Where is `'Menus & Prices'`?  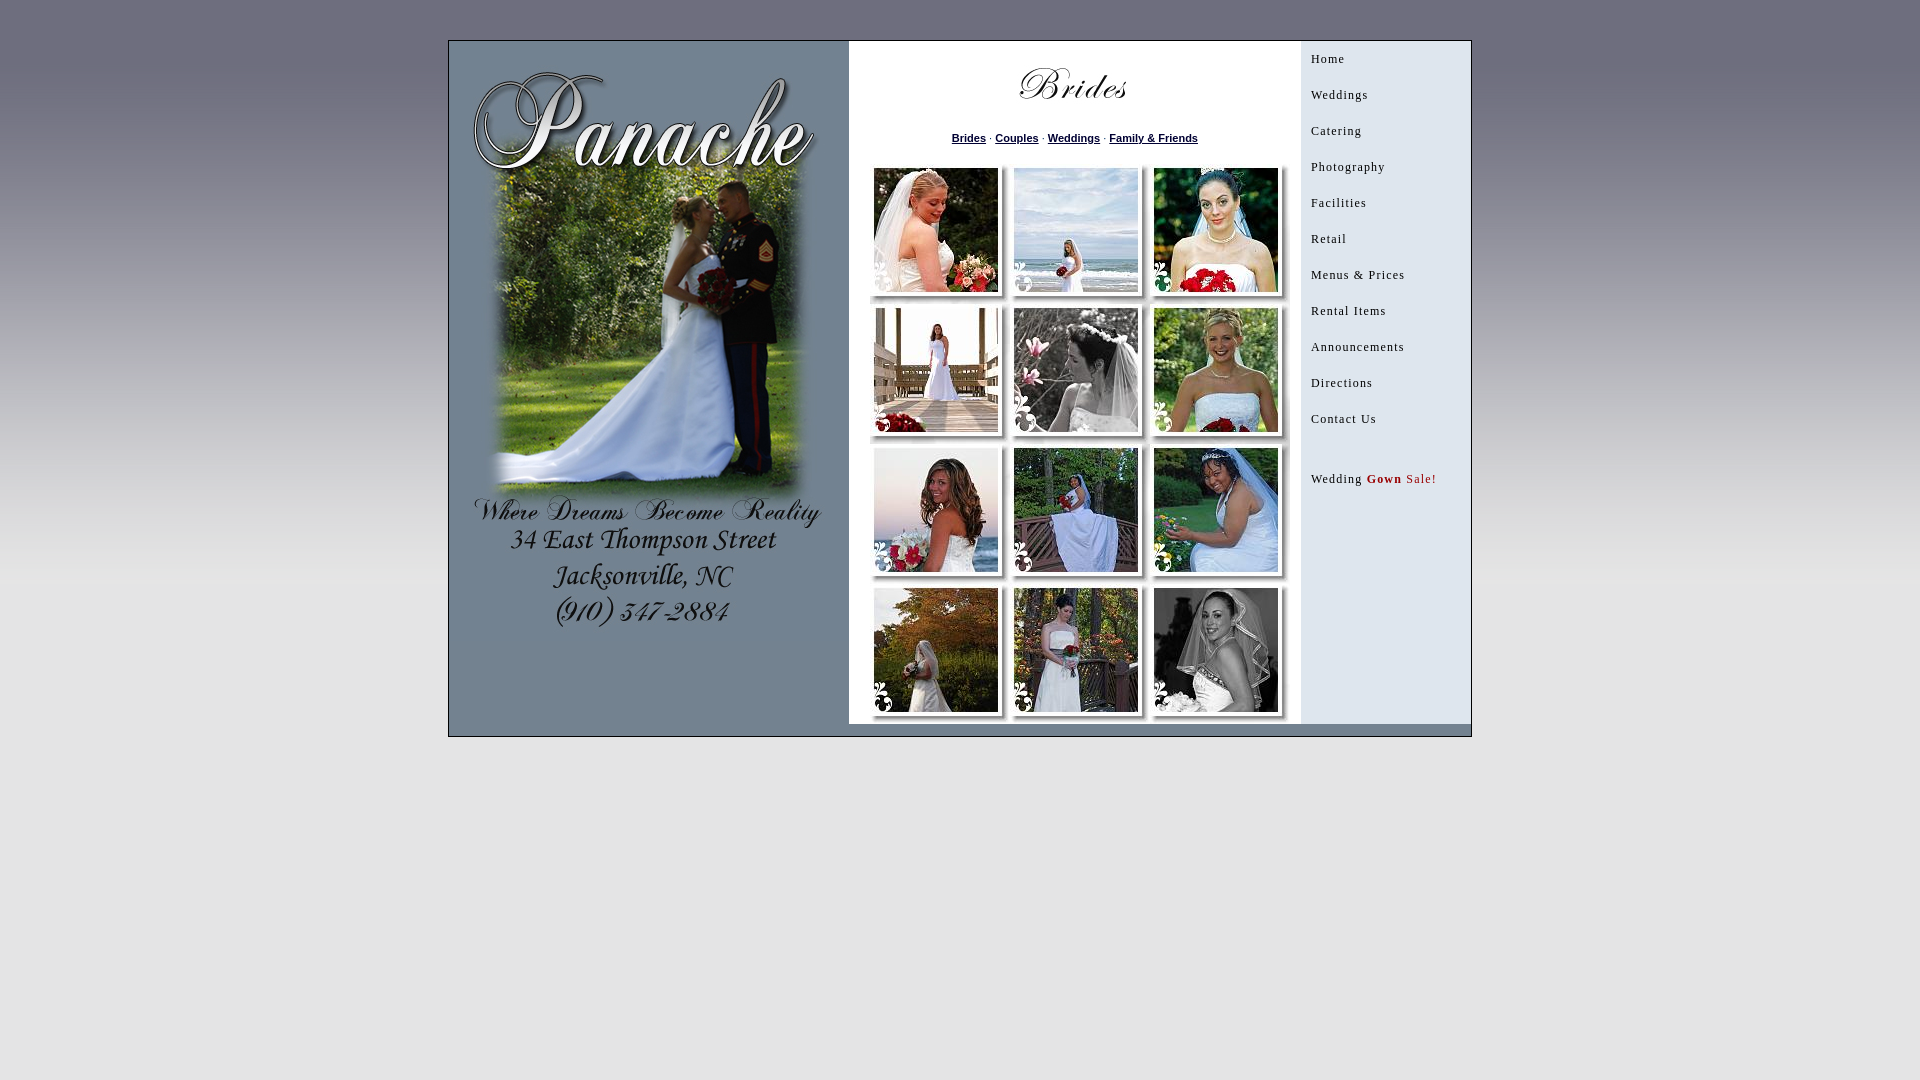
'Menus & Prices' is located at coordinates (1385, 274).